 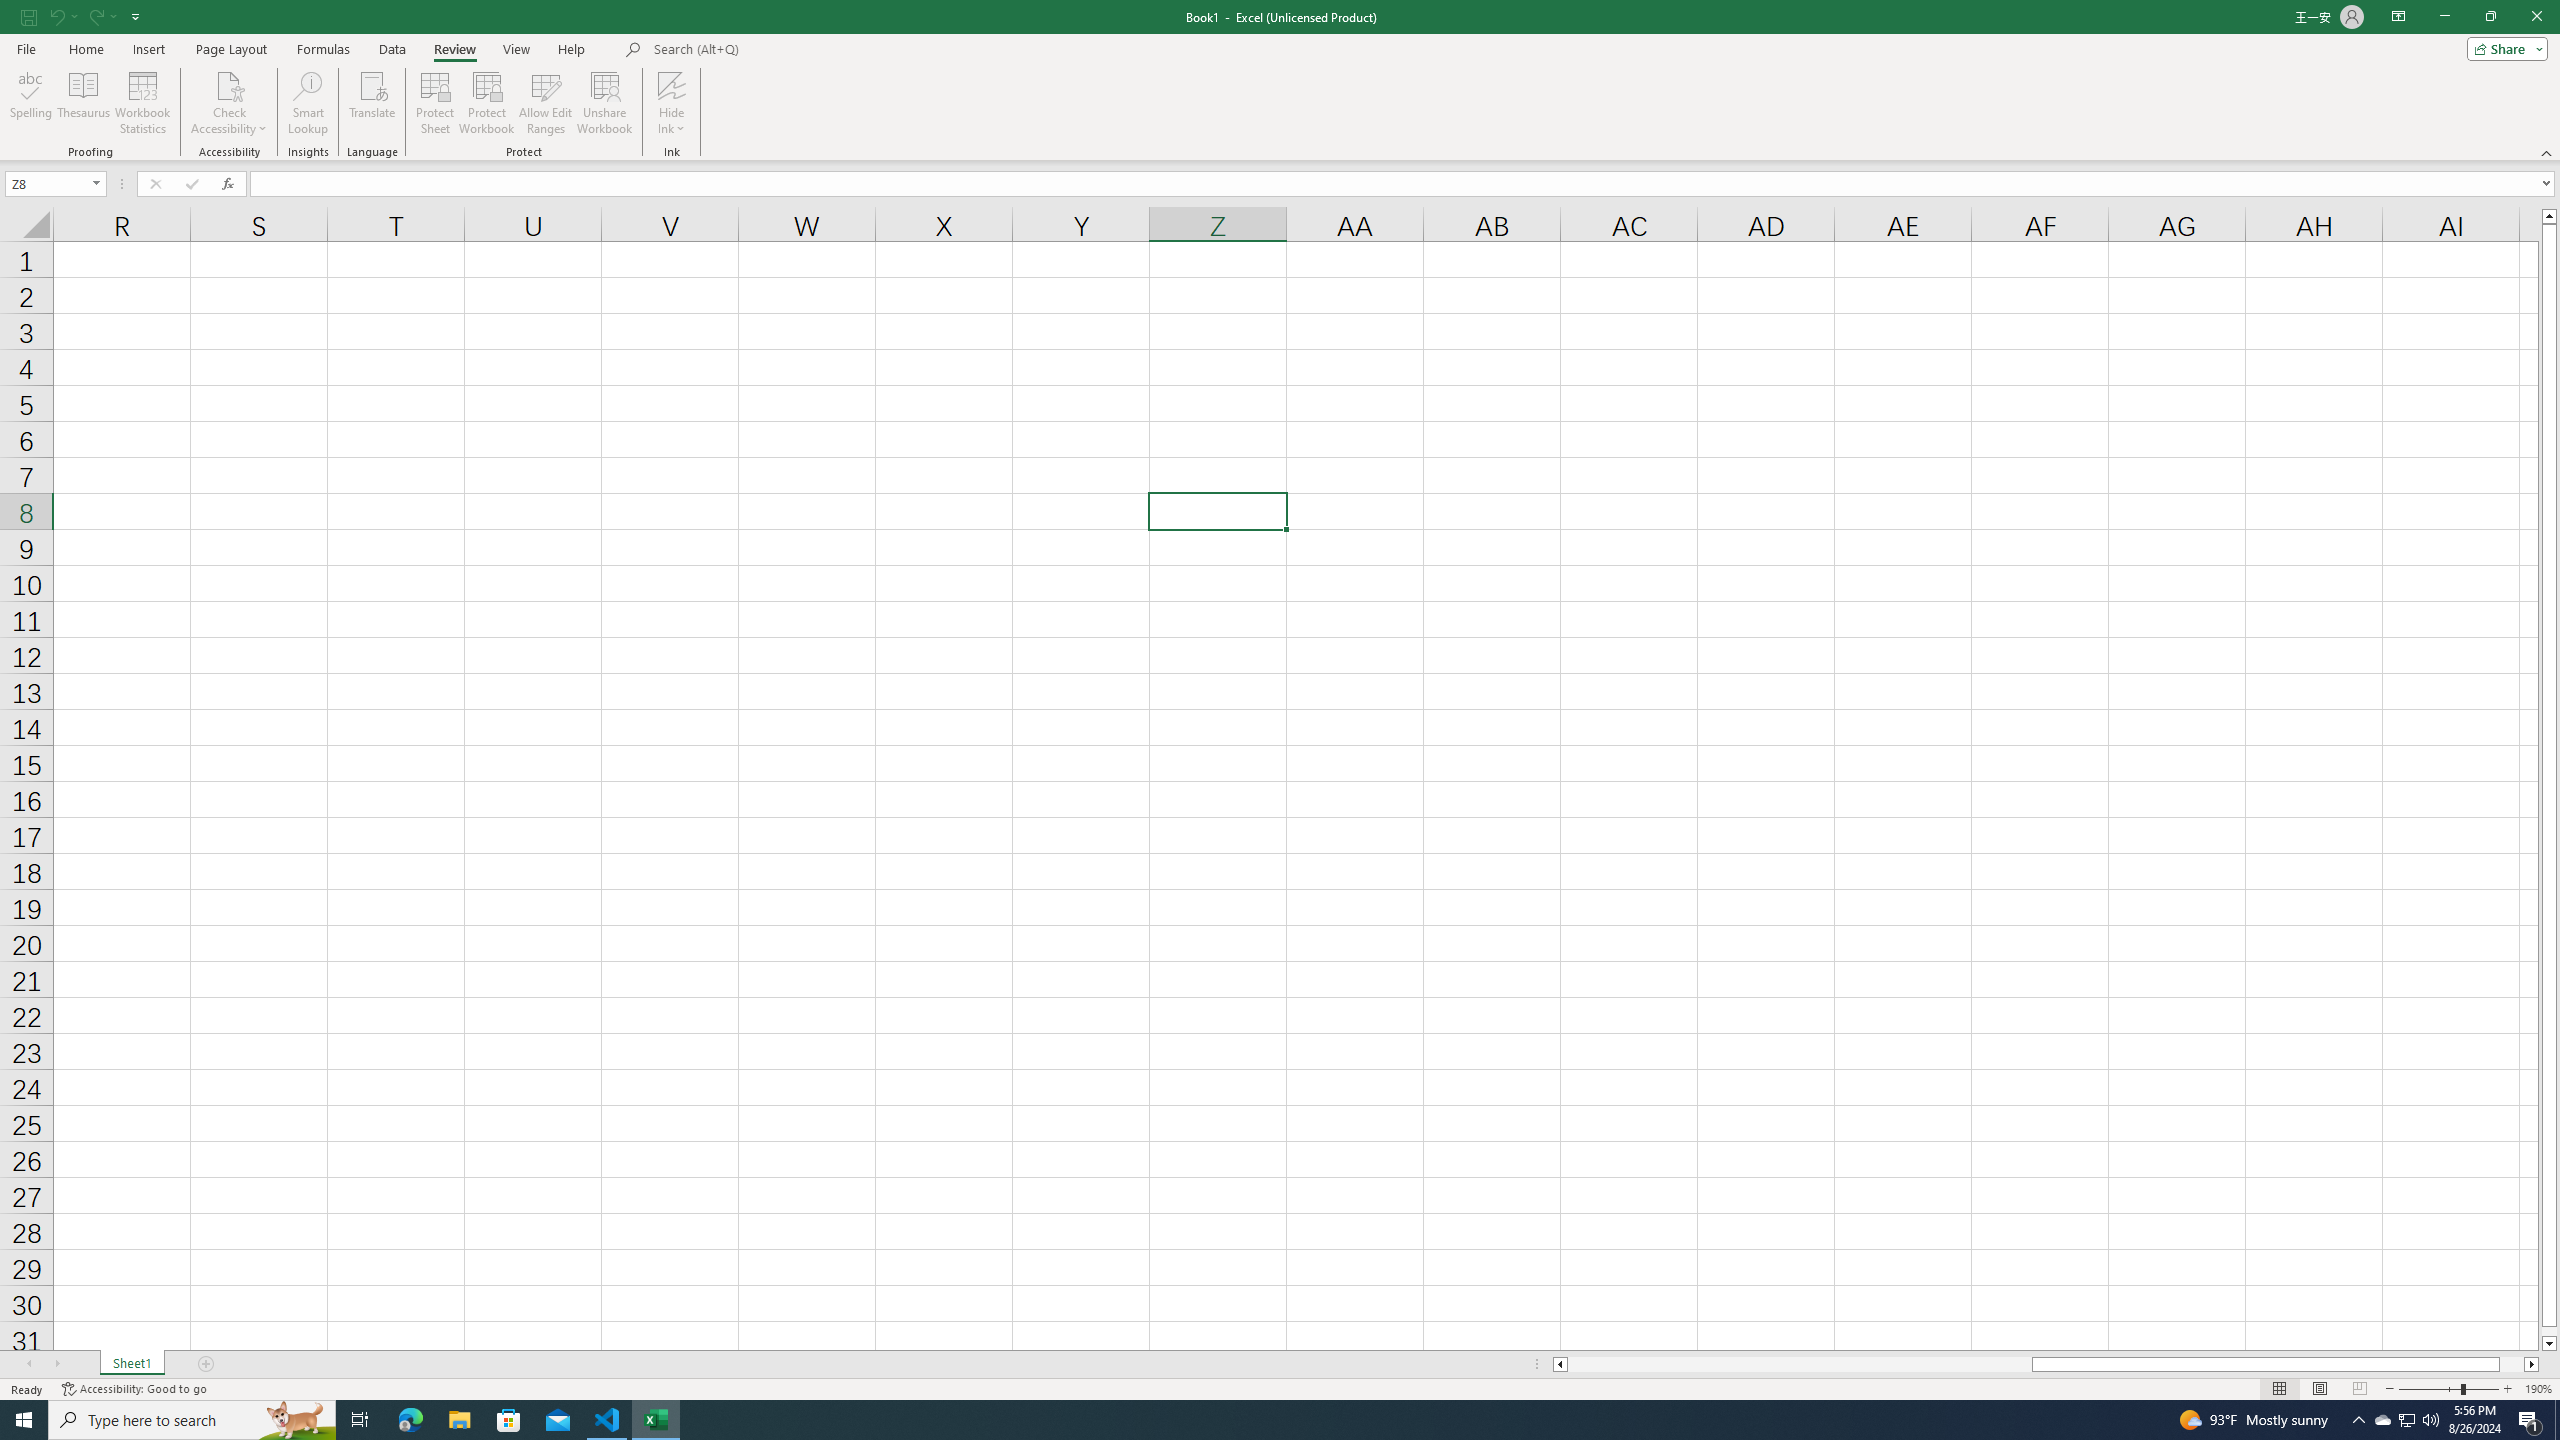 What do you see at coordinates (1798, 1363) in the screenshot?
I see `'Page left'` at bounding box center [1798, 1363].